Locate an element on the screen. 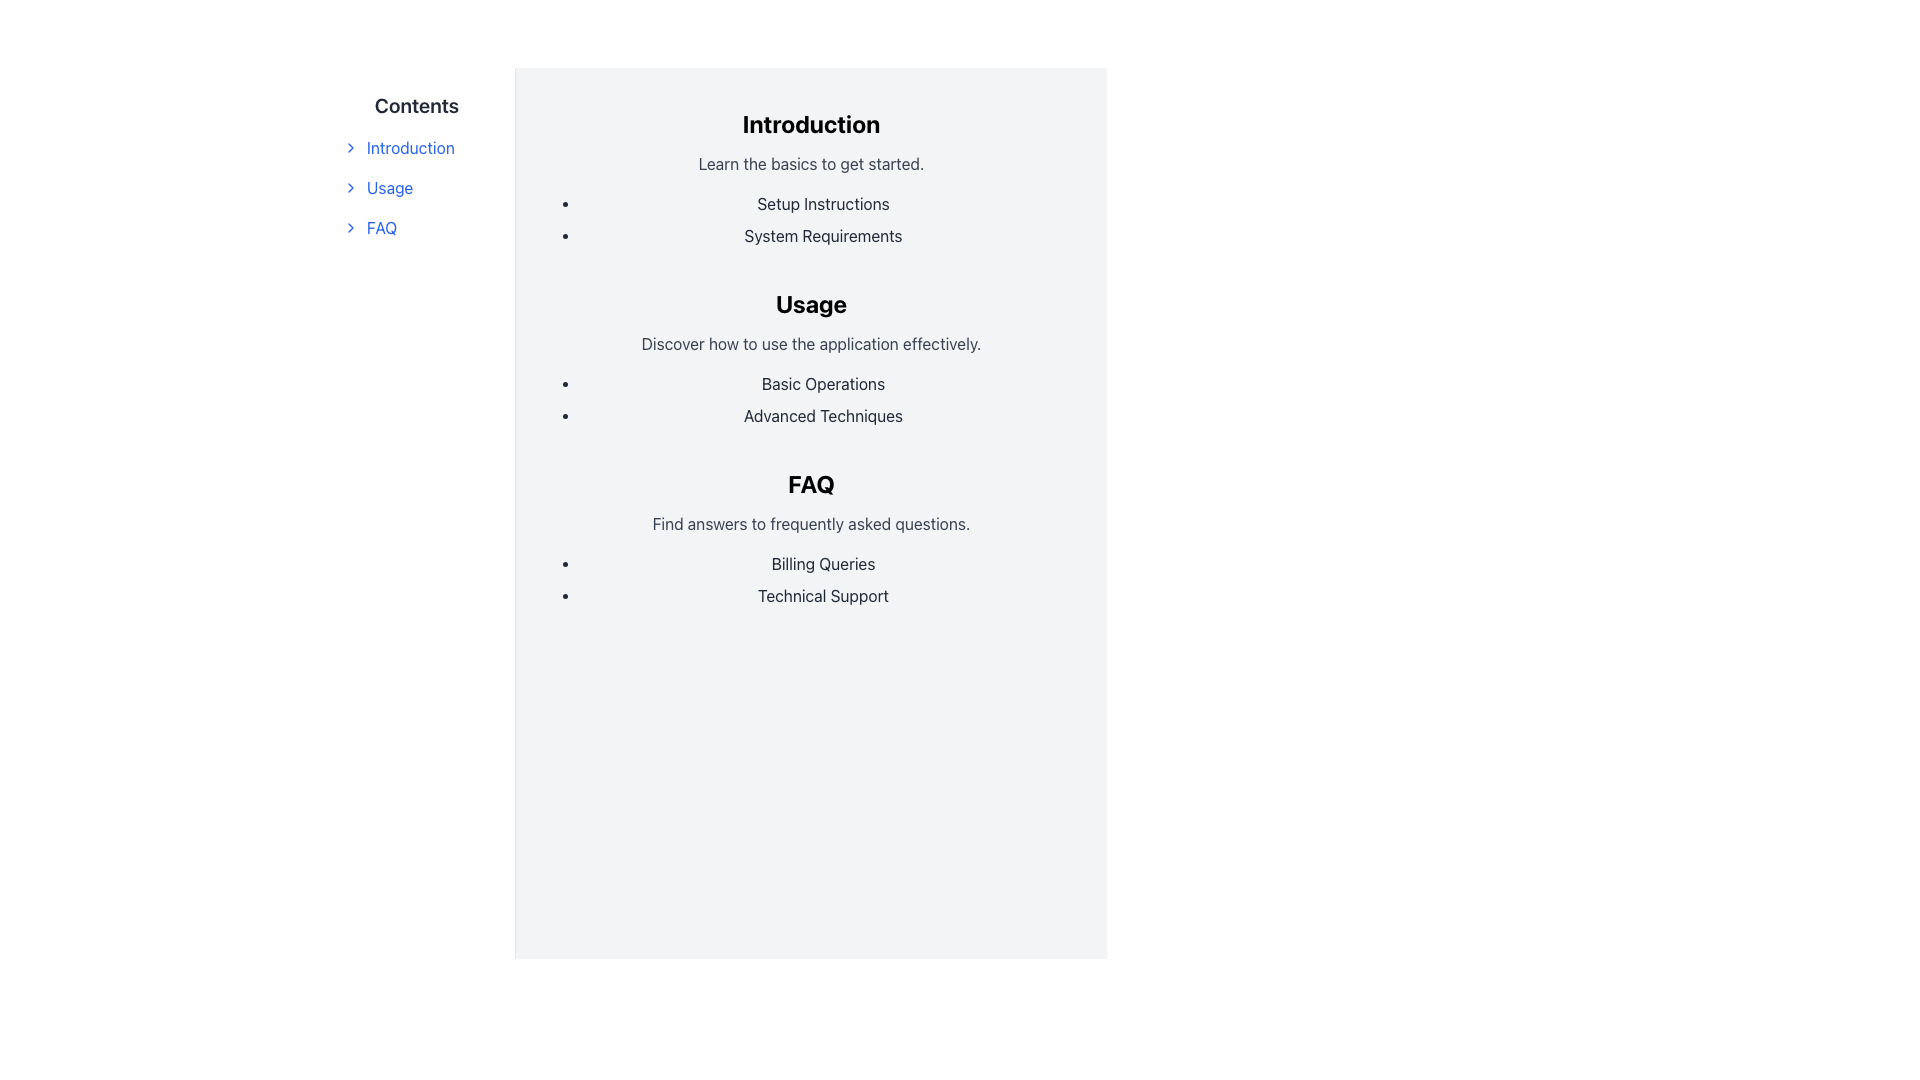  the 'Usage' hyperlink is located at coordinates (416, 188).